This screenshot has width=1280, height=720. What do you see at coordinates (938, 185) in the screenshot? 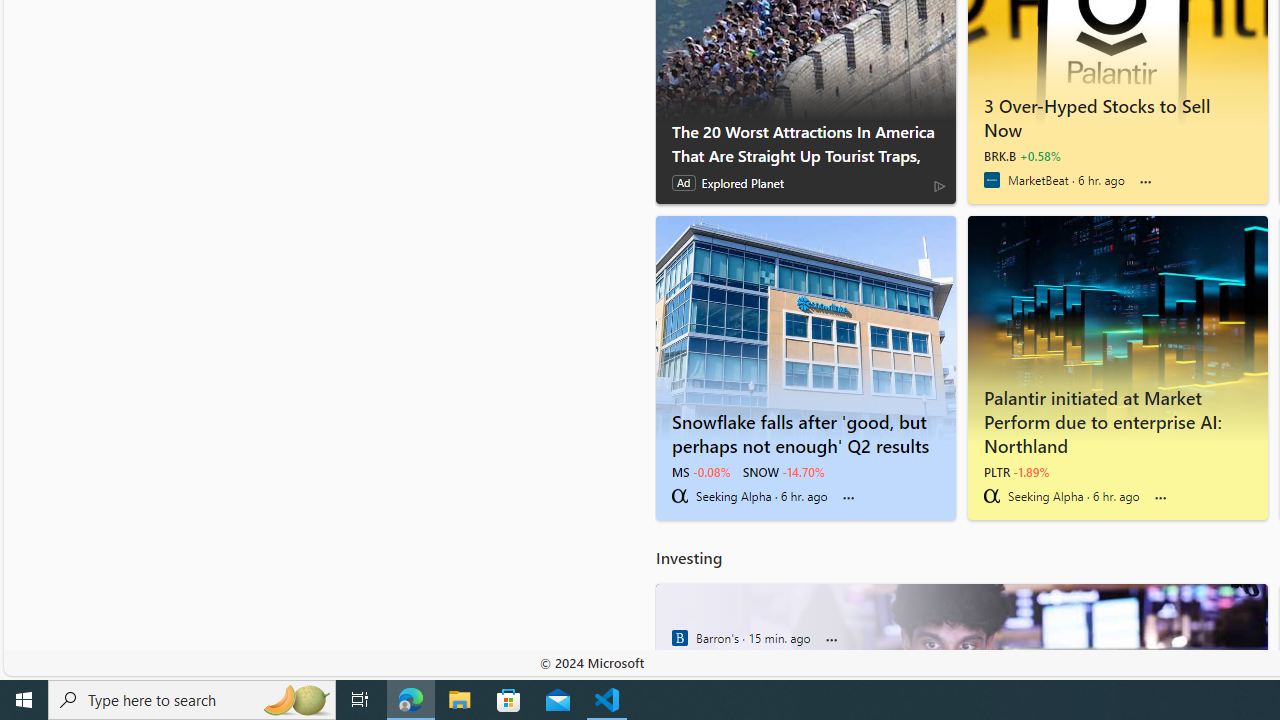
I see `'AdChoices'` at bounding box center [938, 185].